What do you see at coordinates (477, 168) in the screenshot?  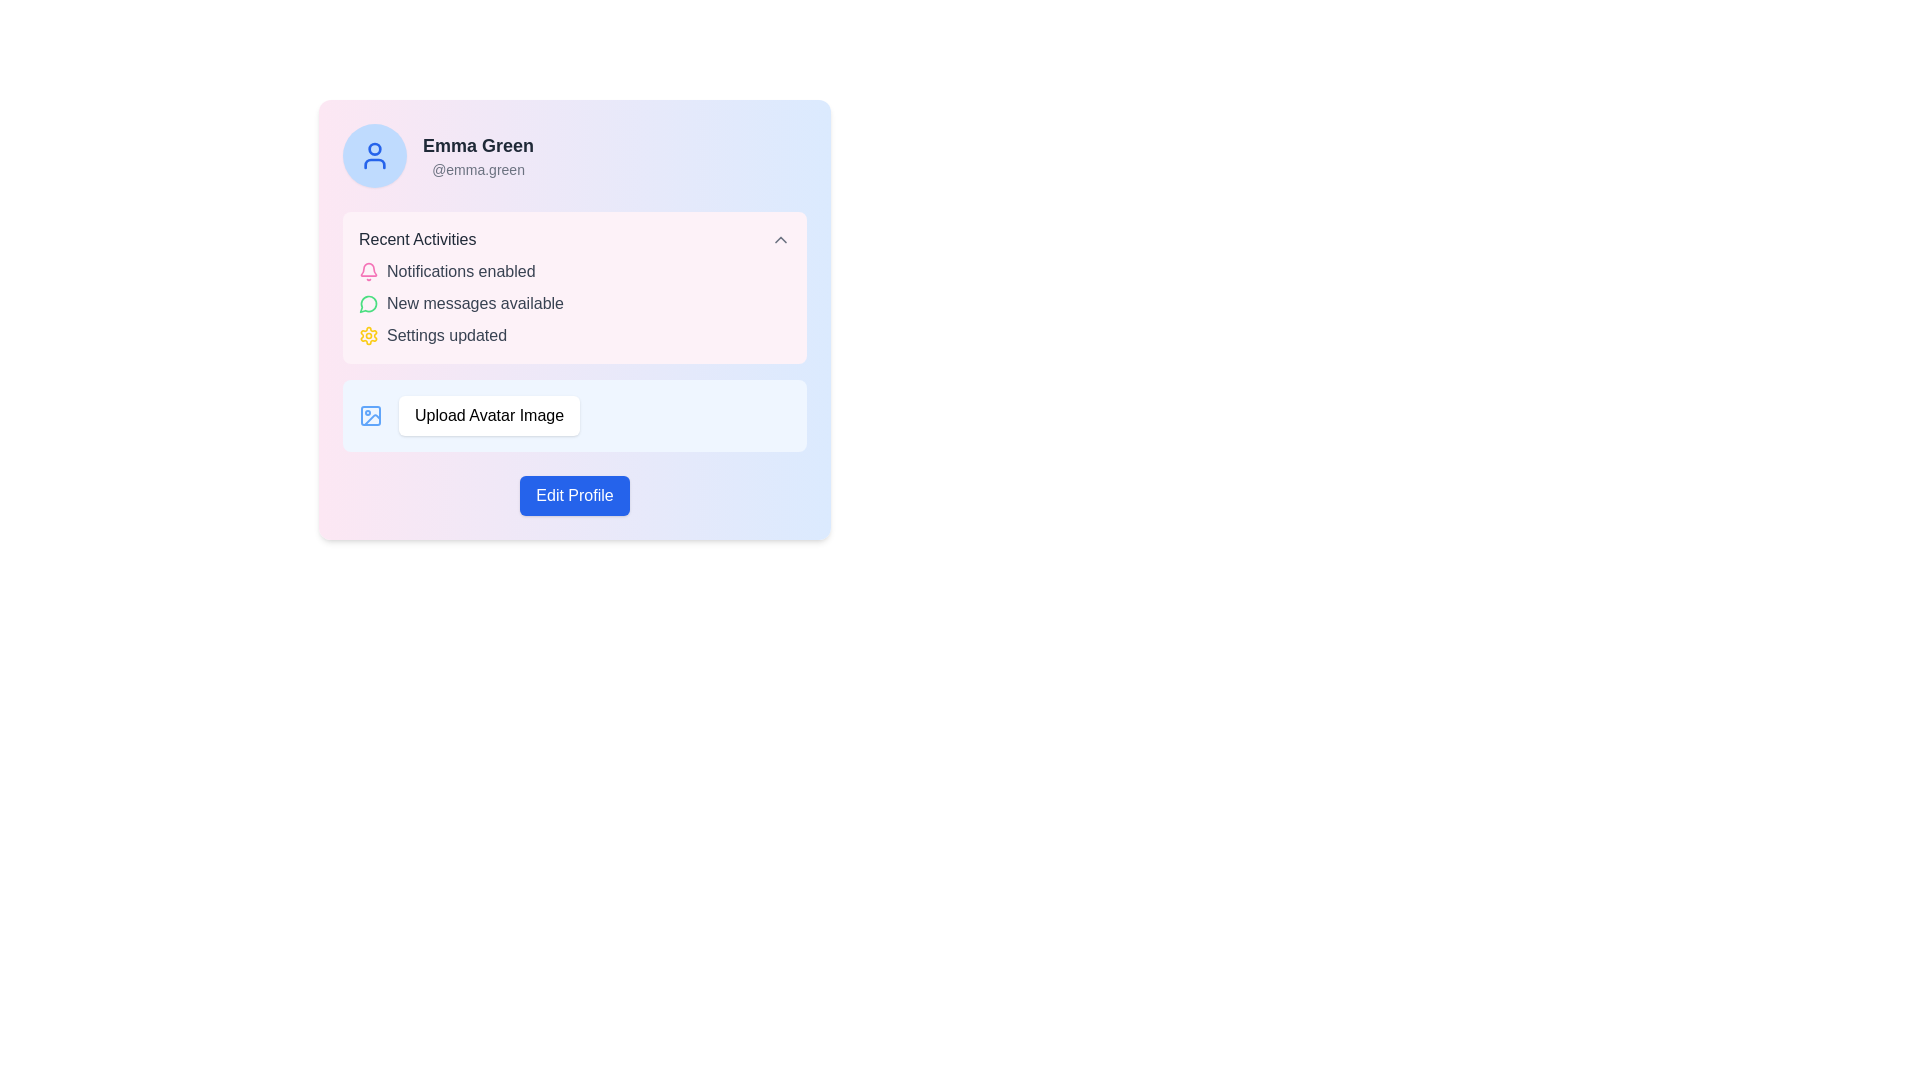 I see `username displayed in the Text Label located directly below 'Emma Green' in the profile card layout` at bounding box center [477, 168].